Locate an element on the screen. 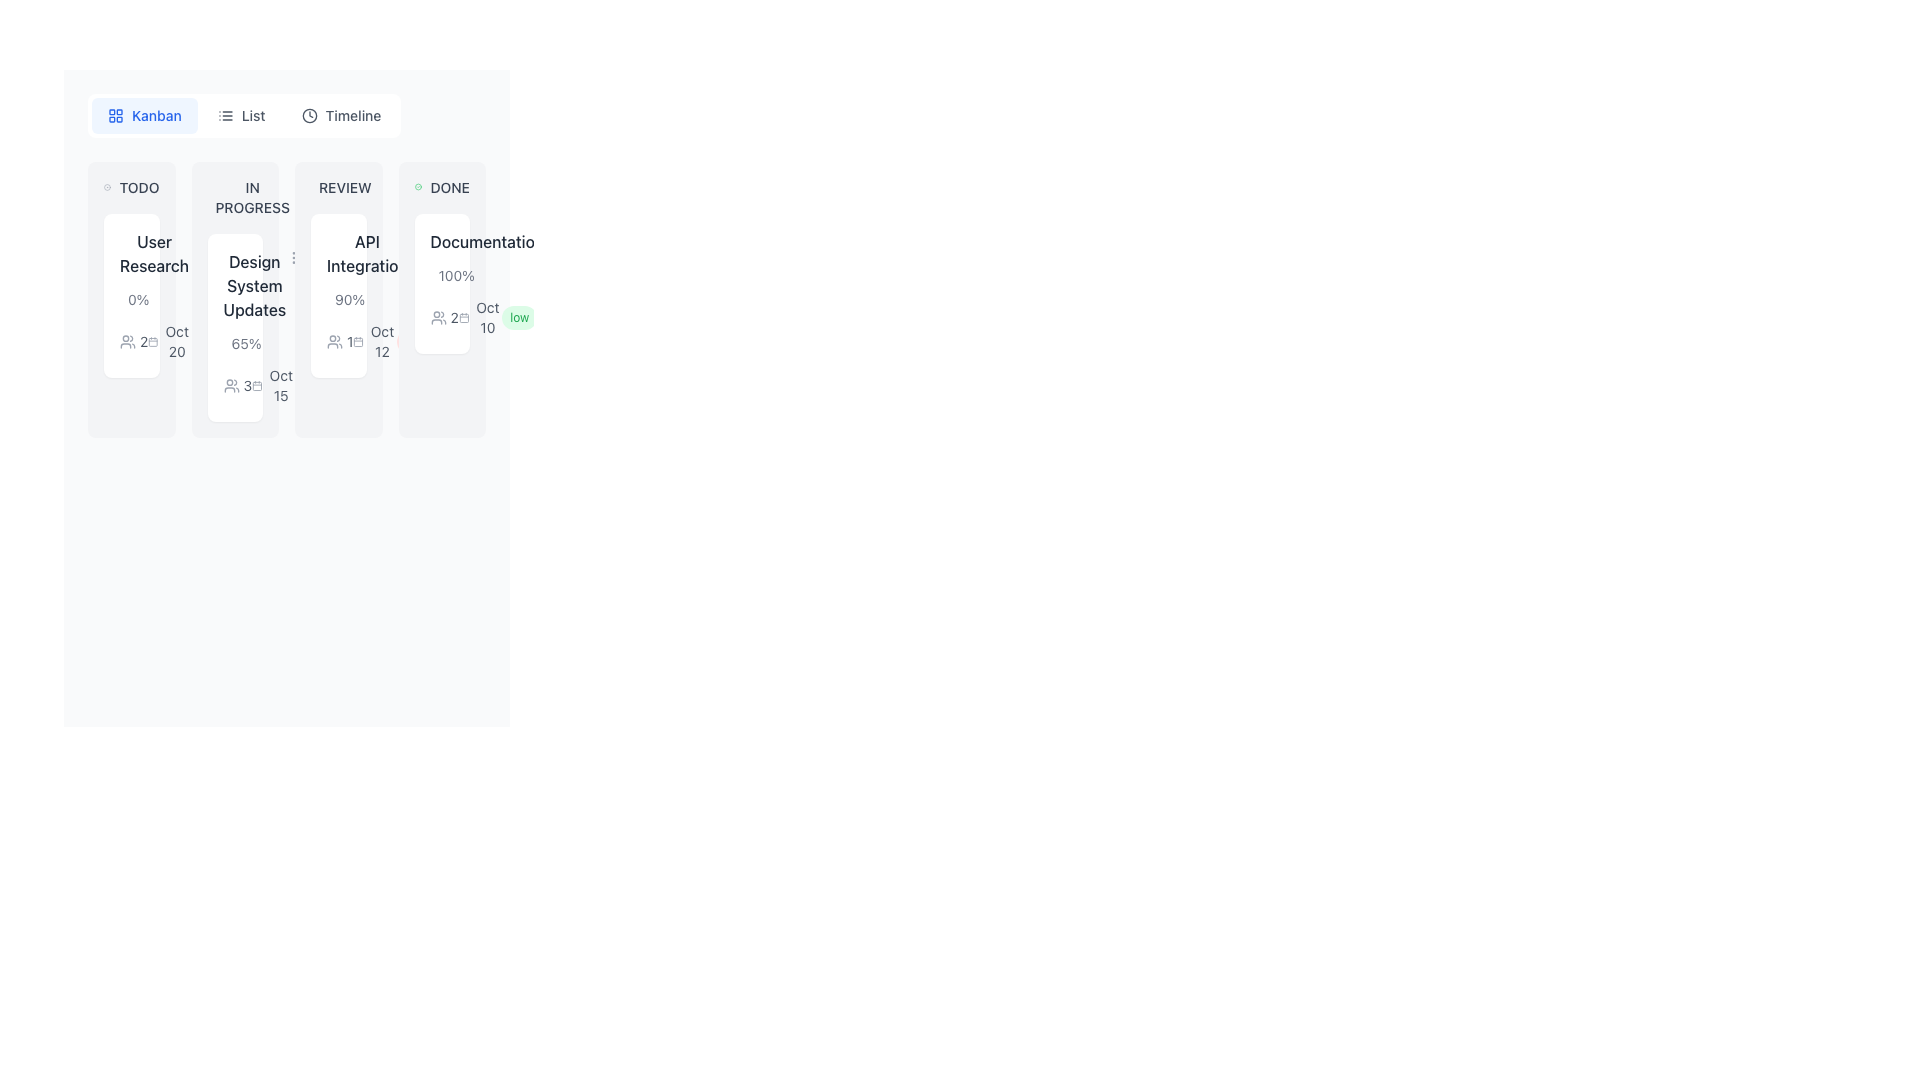  the task card located in the 'TODO' column of the Kanban board is located at coordinates (130, 296).